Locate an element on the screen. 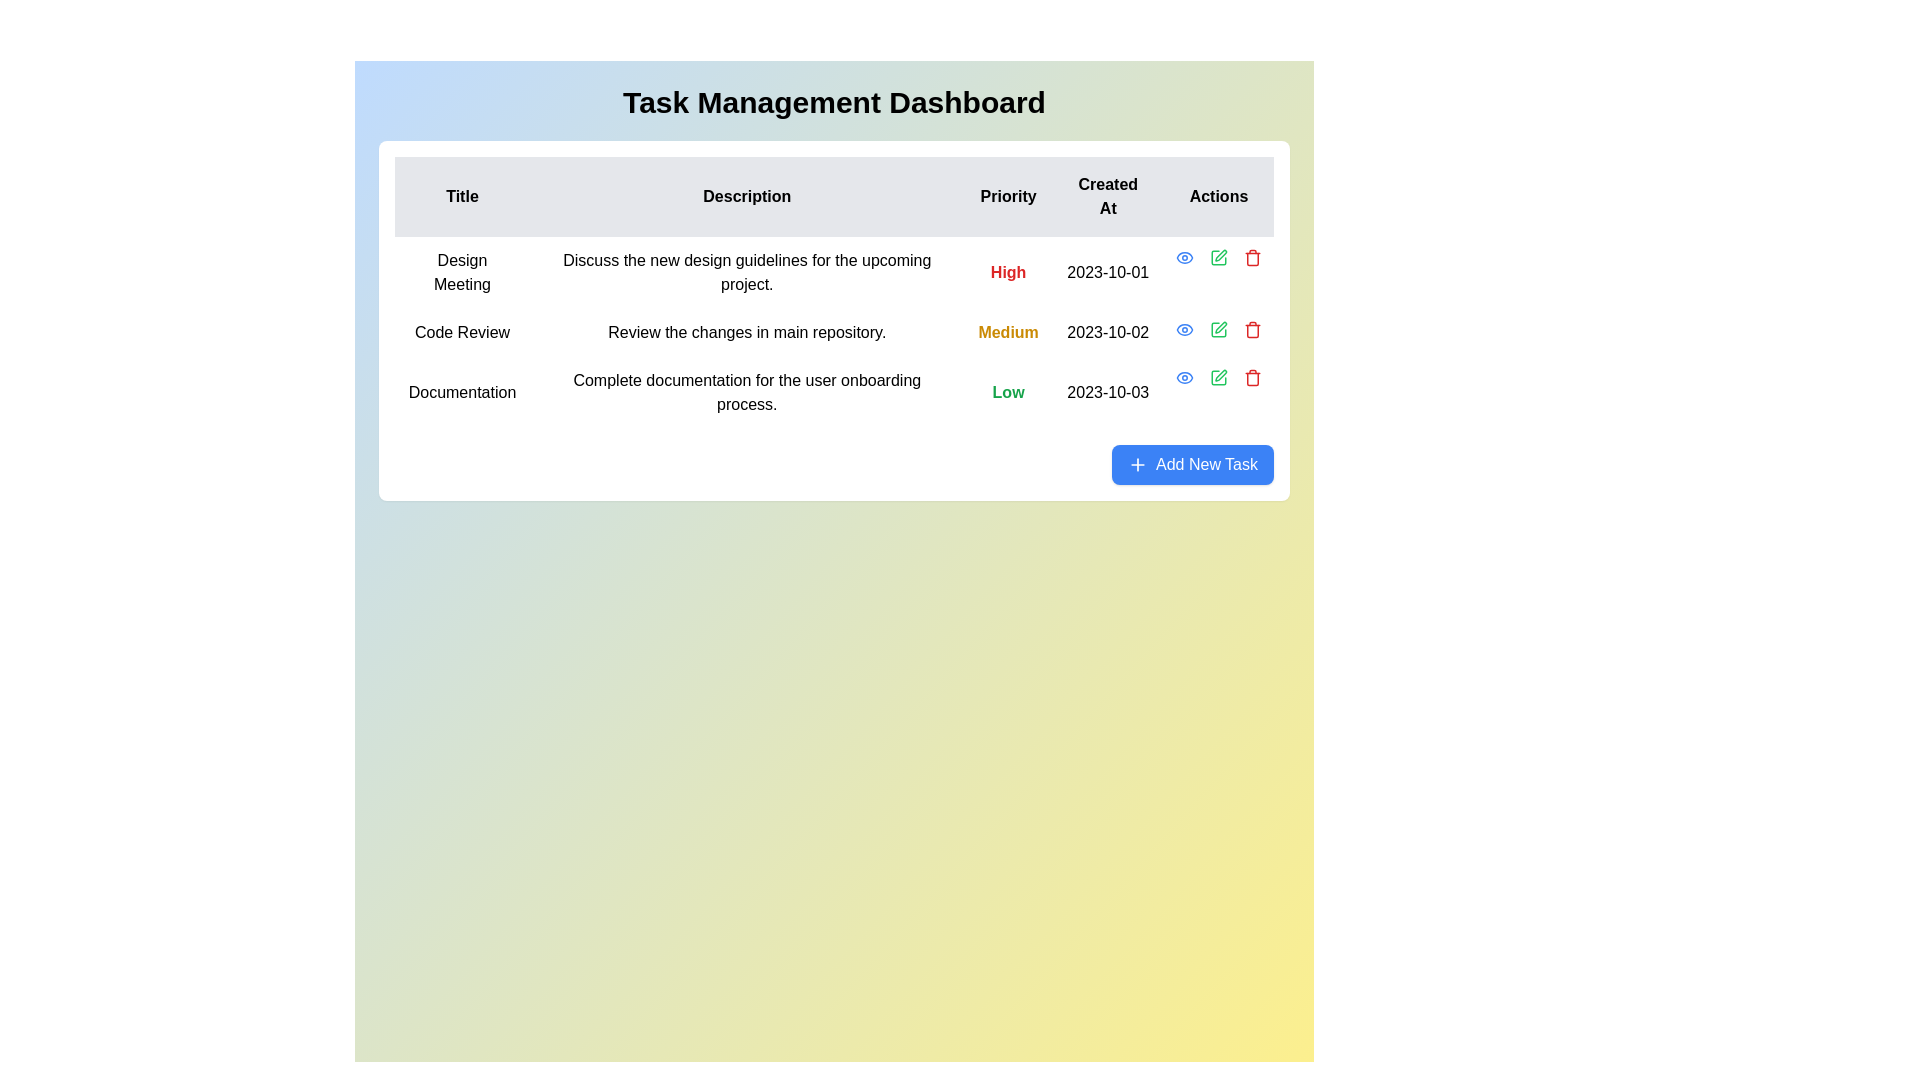 This screenshot has height=1080, width=1920. the third row of the task table, which contains details about a task entry, within the table is located at coordinates (834, 393).